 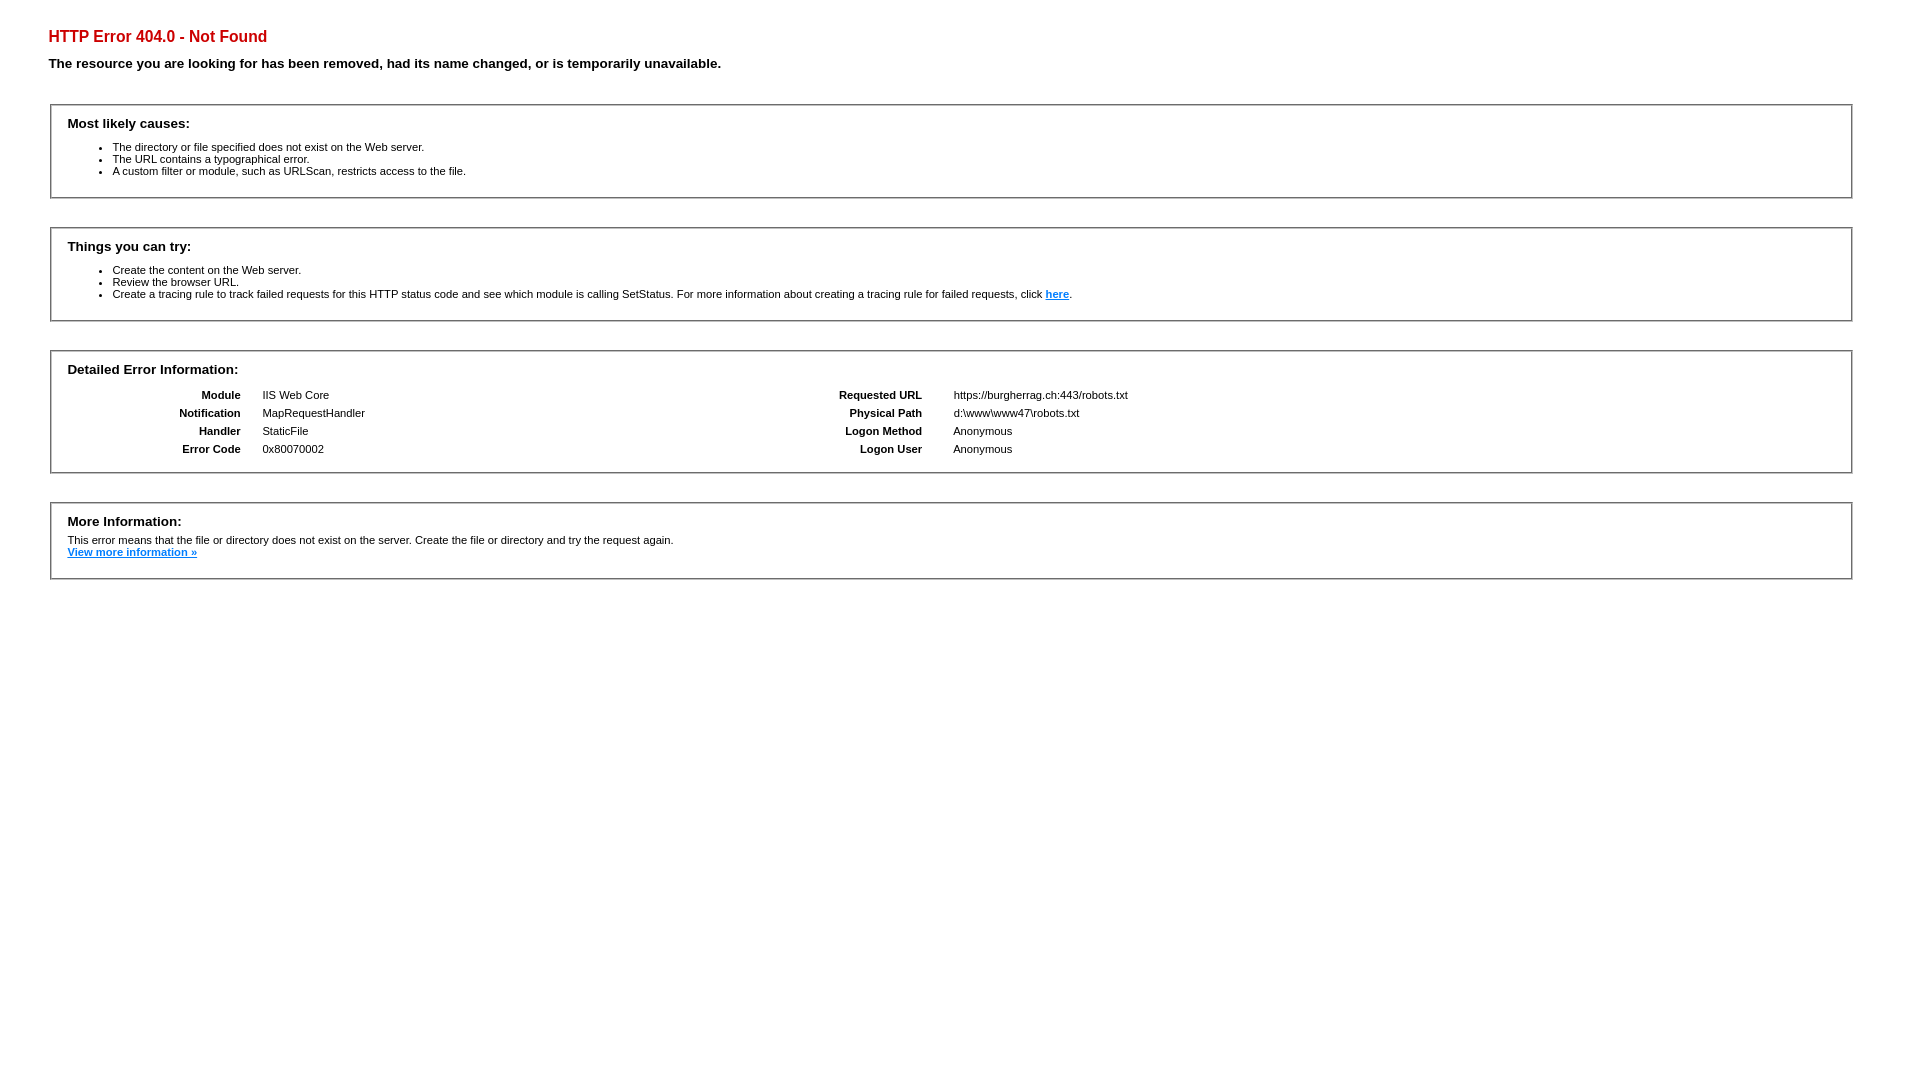 What do you see at coordinates (1056, 293) in the screenshot?
I see `'here'` at bounding box center [1056, 293].